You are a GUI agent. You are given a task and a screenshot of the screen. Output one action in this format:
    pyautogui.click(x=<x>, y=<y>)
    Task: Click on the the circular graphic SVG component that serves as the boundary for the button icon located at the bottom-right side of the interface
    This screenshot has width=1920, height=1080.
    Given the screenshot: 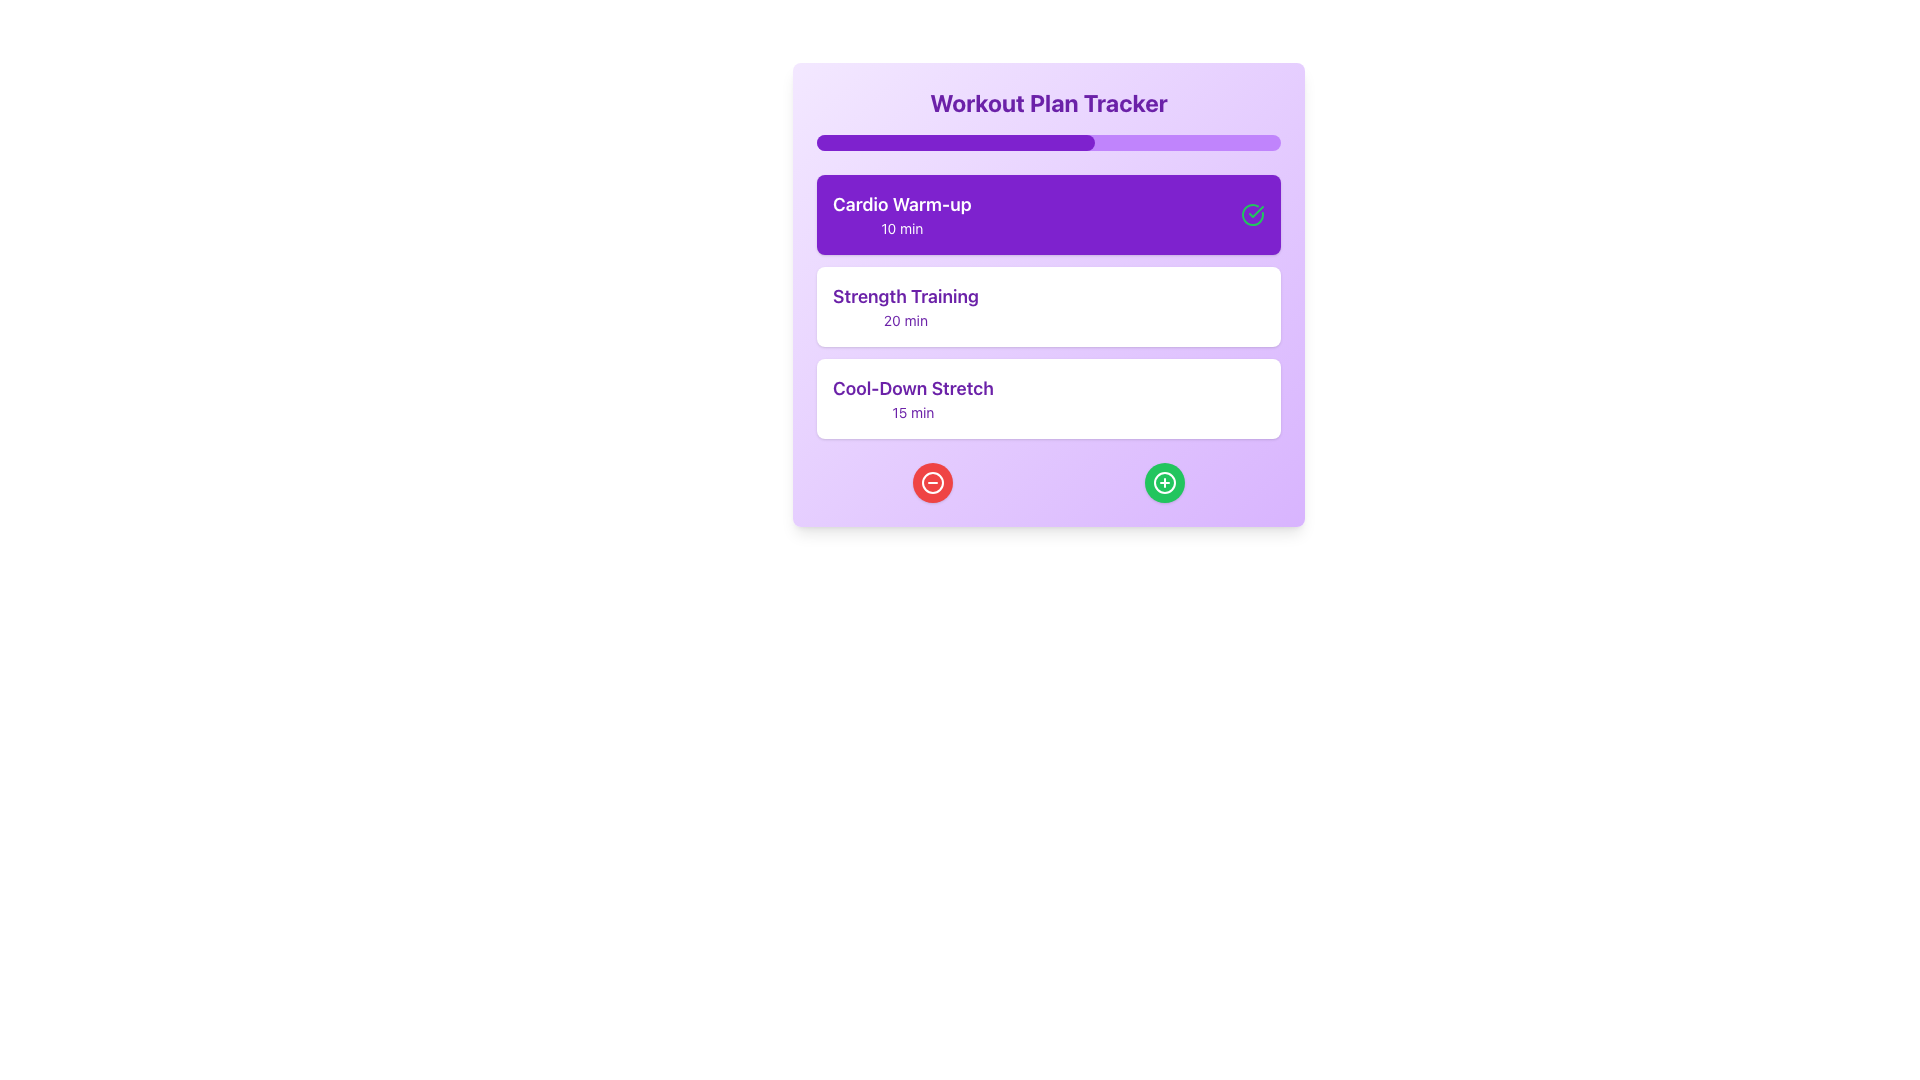 What is the action you would take?
    pyautogui.click(x=1165, y=482)
    